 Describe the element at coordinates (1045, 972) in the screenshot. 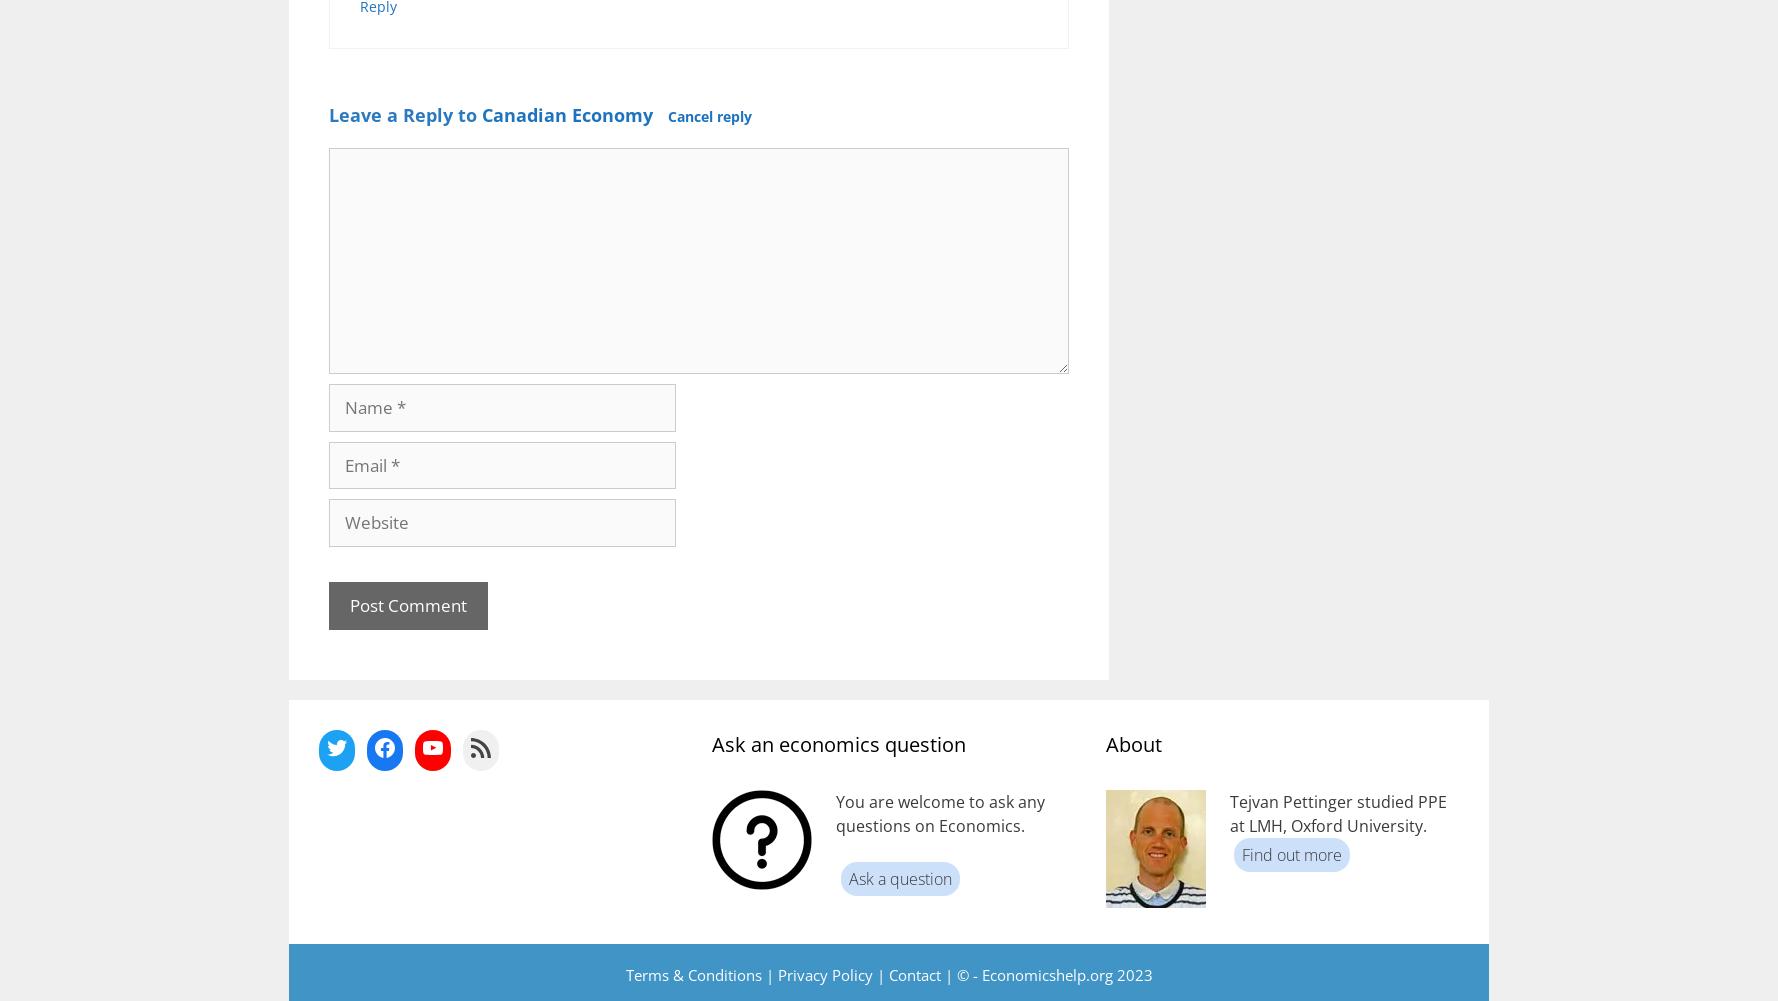

I see `'| © - Economicshelp.org 2023'` at that location.